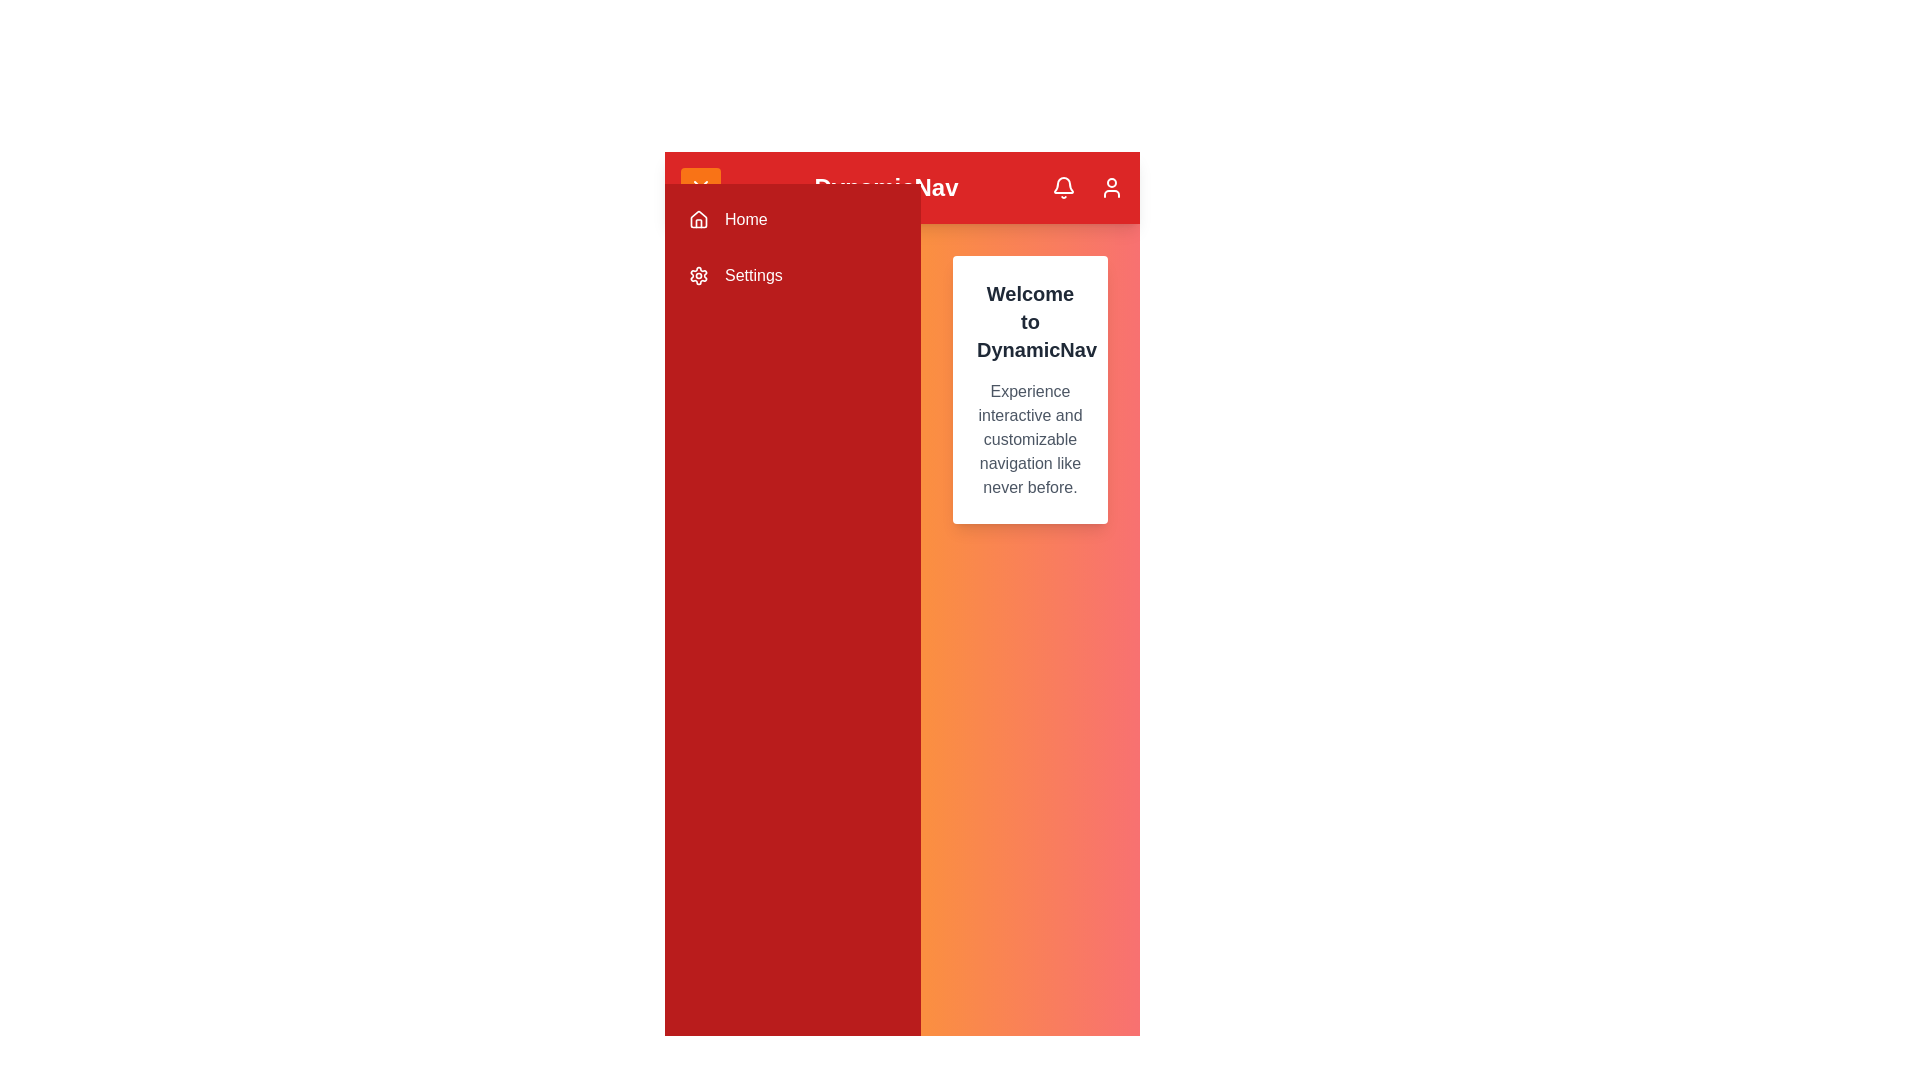  What do you see at coordinates (791, 219) in the screenshot?
I see `the 'Home' navigation item in the sidebar` at bounding box center [791, 219].